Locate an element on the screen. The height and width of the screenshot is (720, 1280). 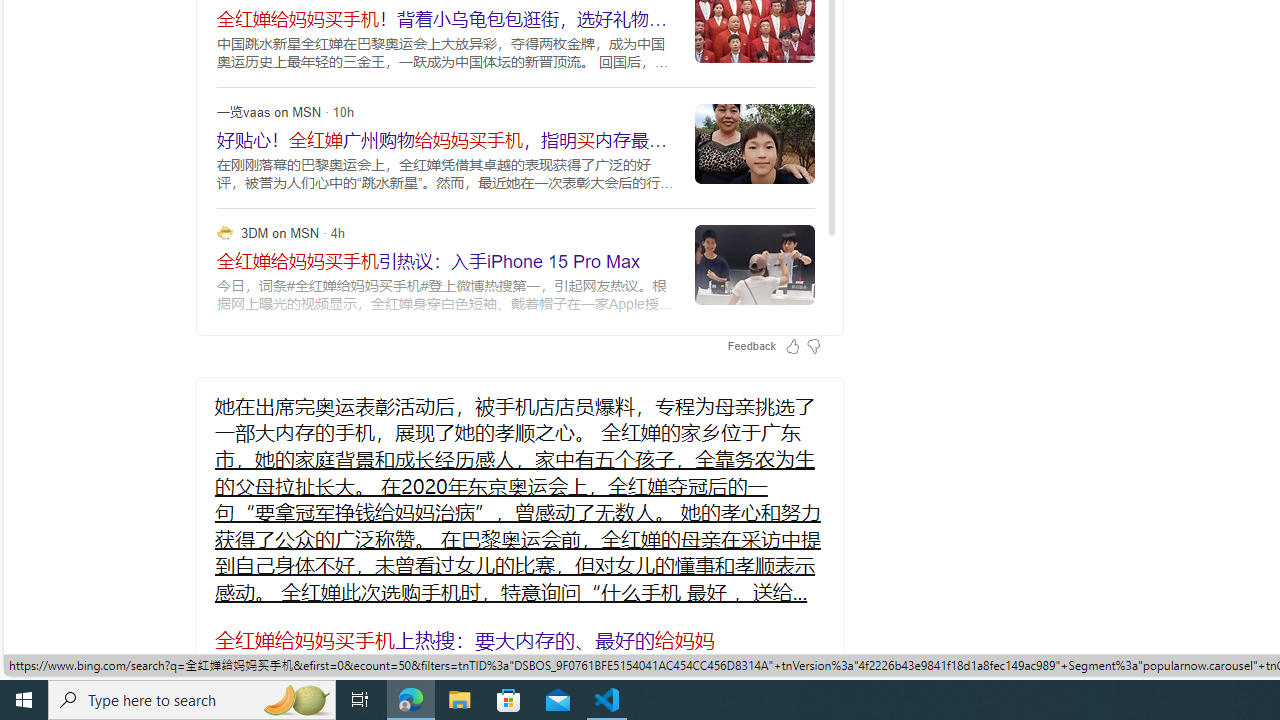
'Feedback Dislike' is located at coordinates (813, 344).